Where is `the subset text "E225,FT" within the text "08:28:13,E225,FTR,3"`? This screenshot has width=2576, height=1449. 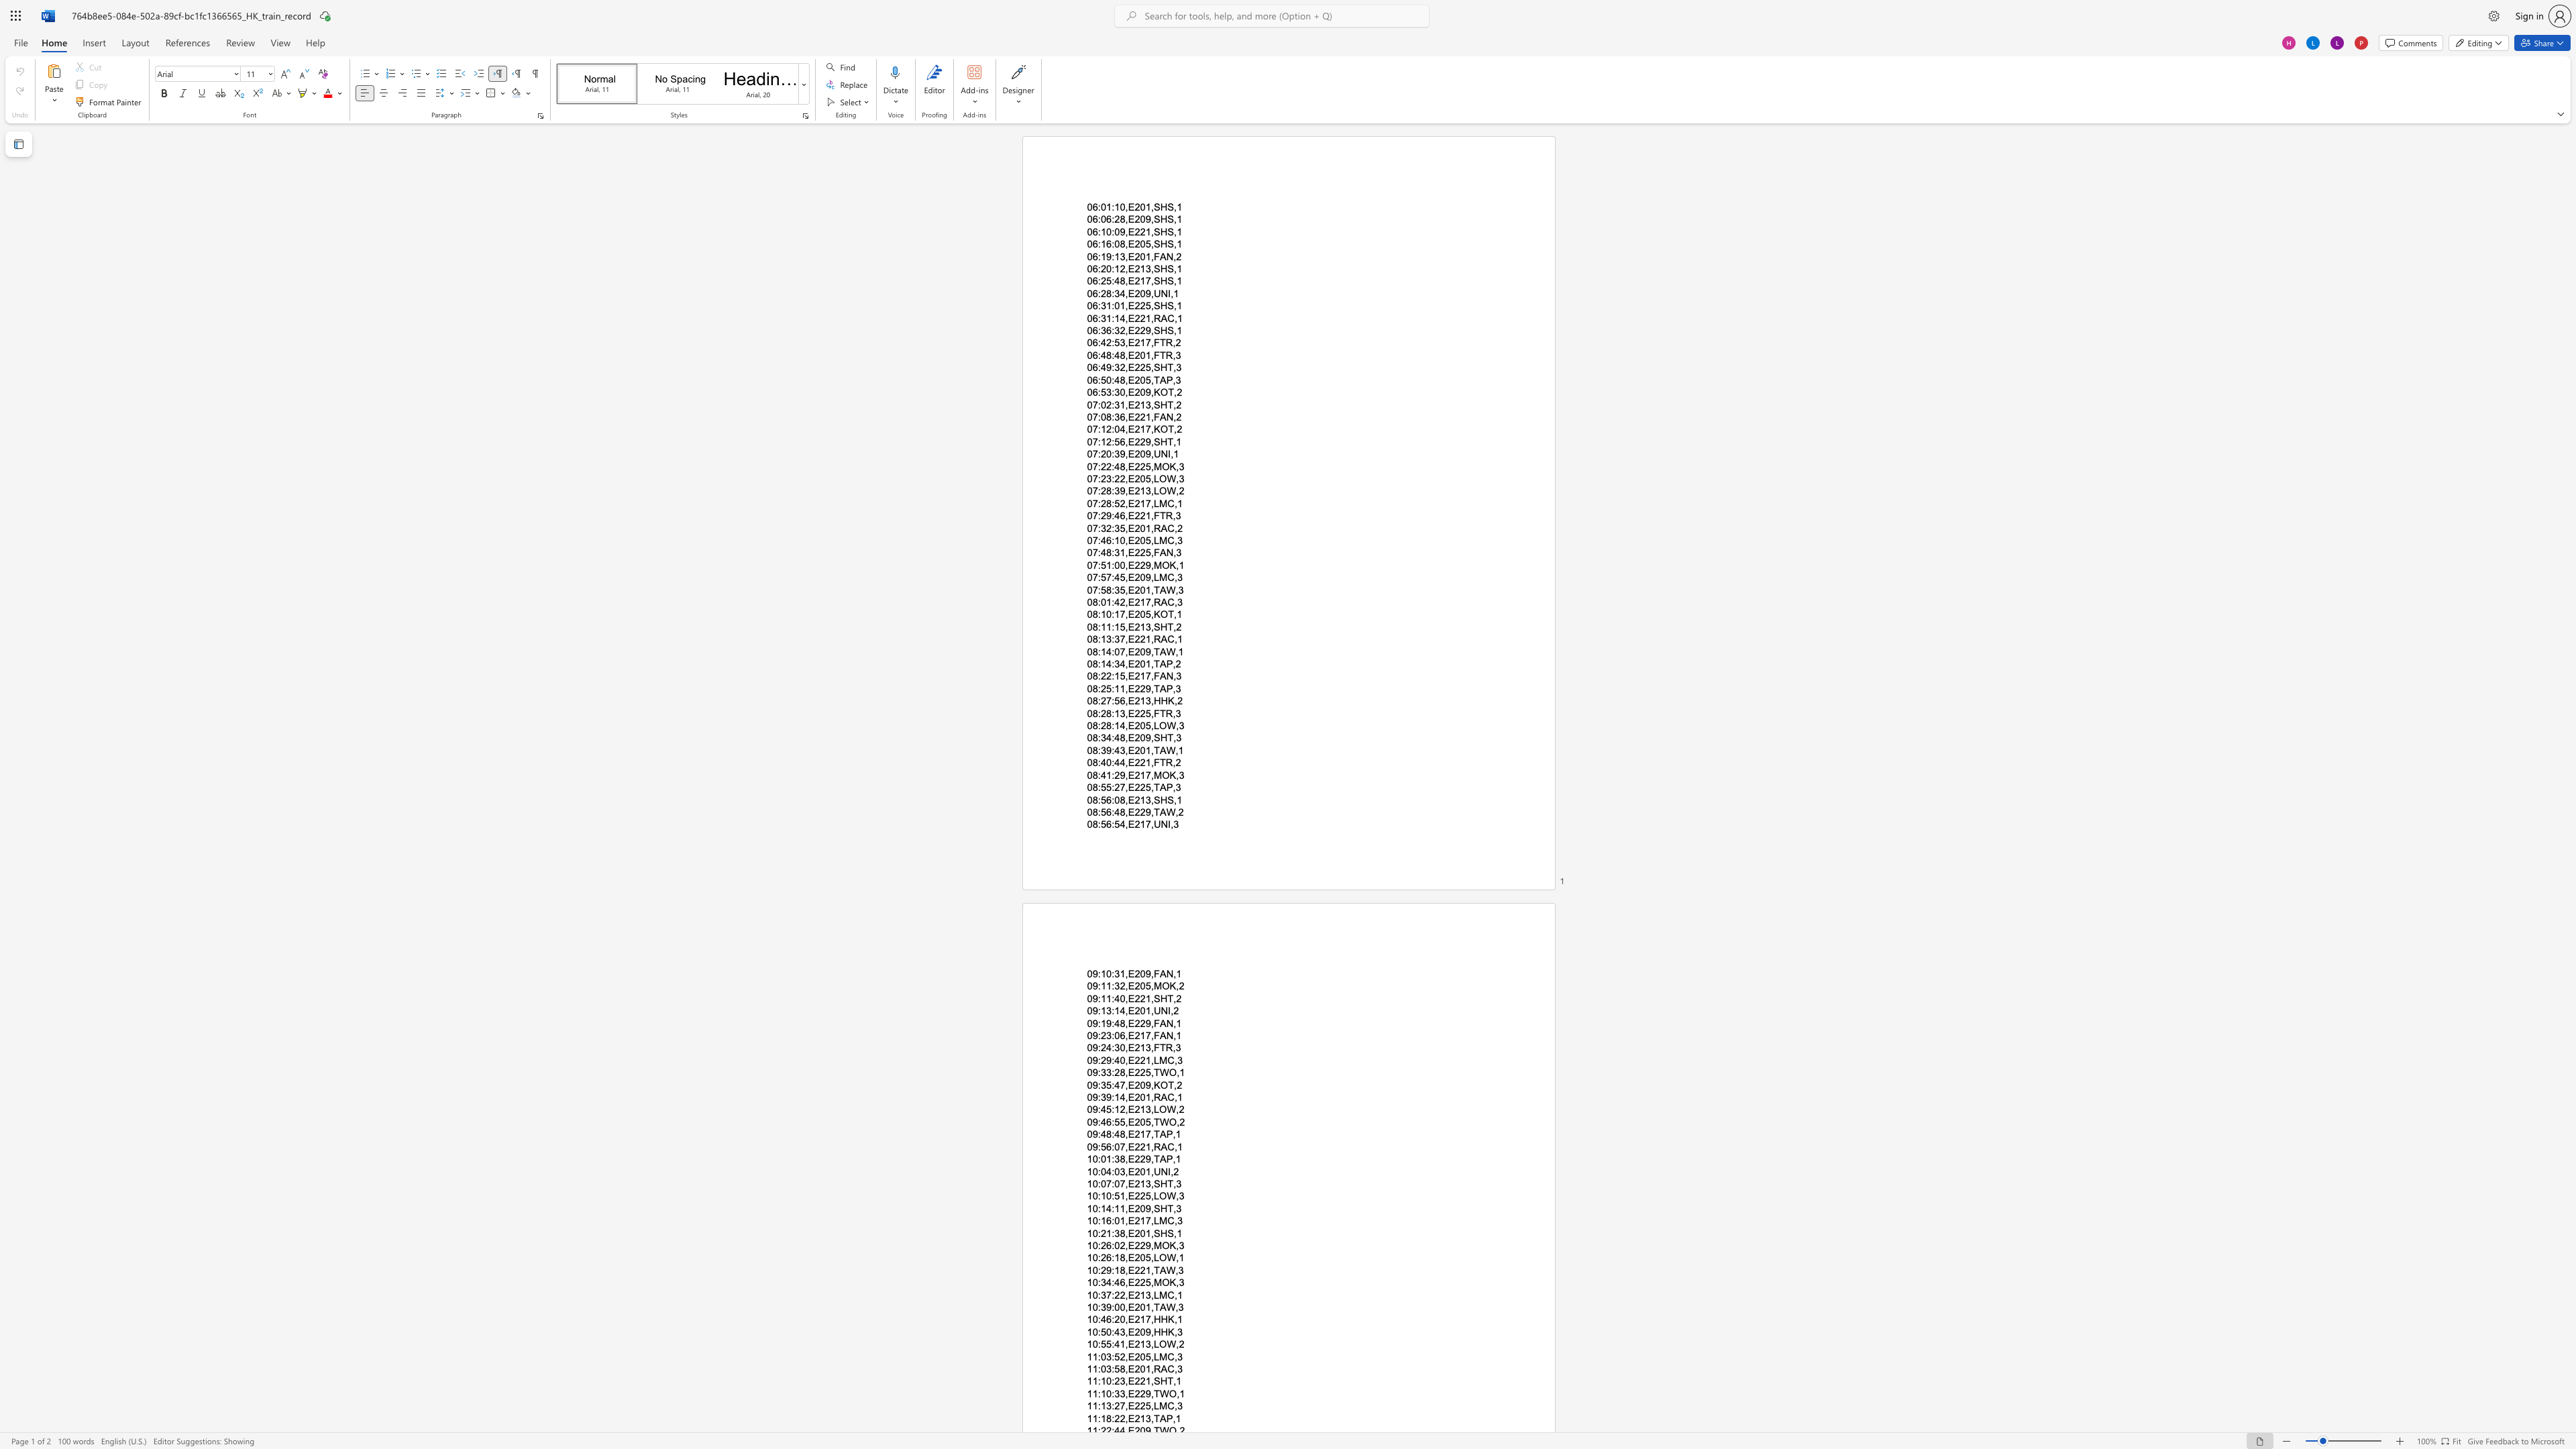
the subset text "E225,FT" within the text "08:28:13,E225,FTR,3" is located at coordinates (1127, 712).